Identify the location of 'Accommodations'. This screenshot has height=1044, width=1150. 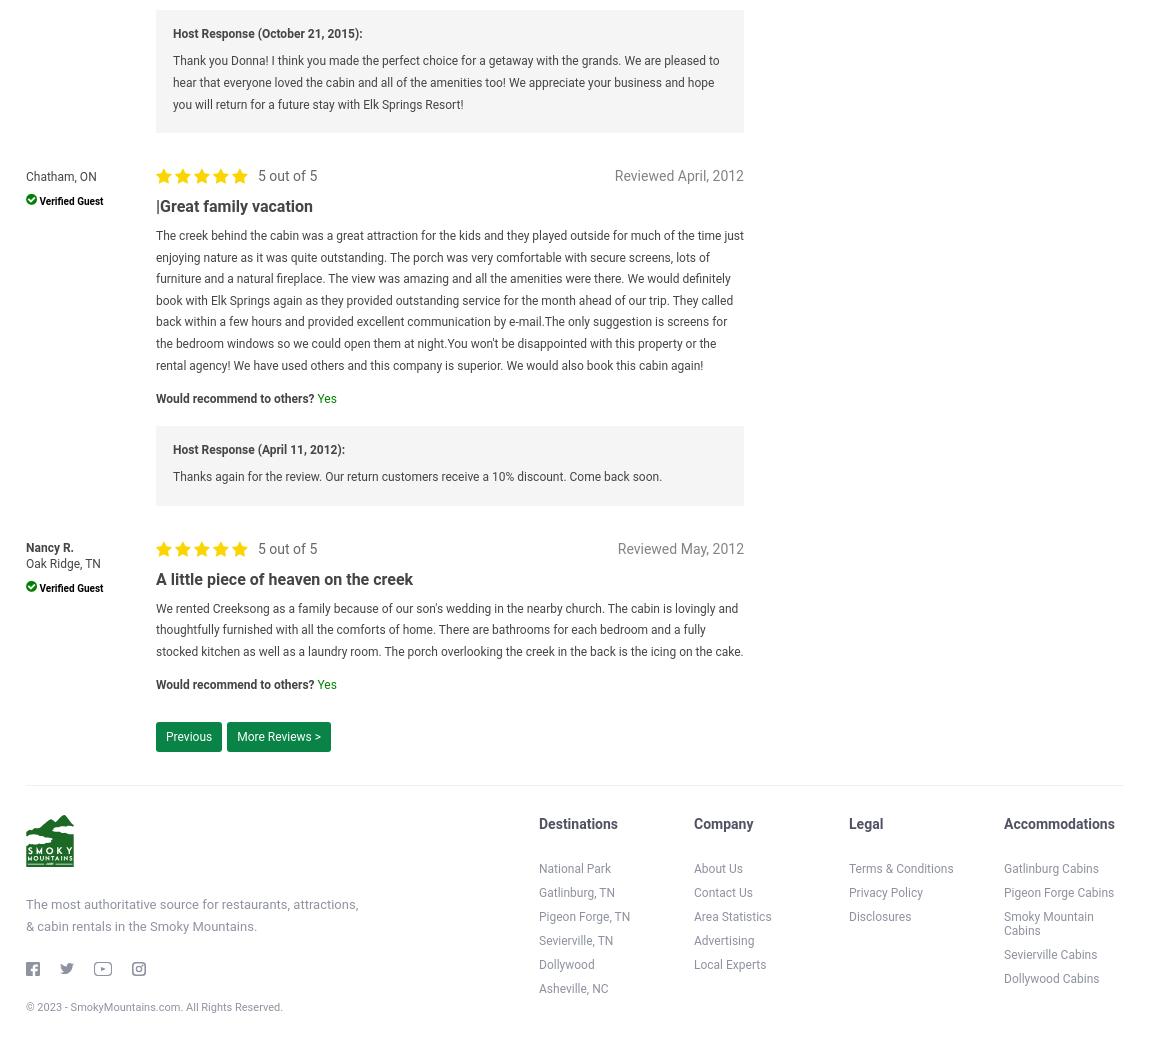
(1059, 823).